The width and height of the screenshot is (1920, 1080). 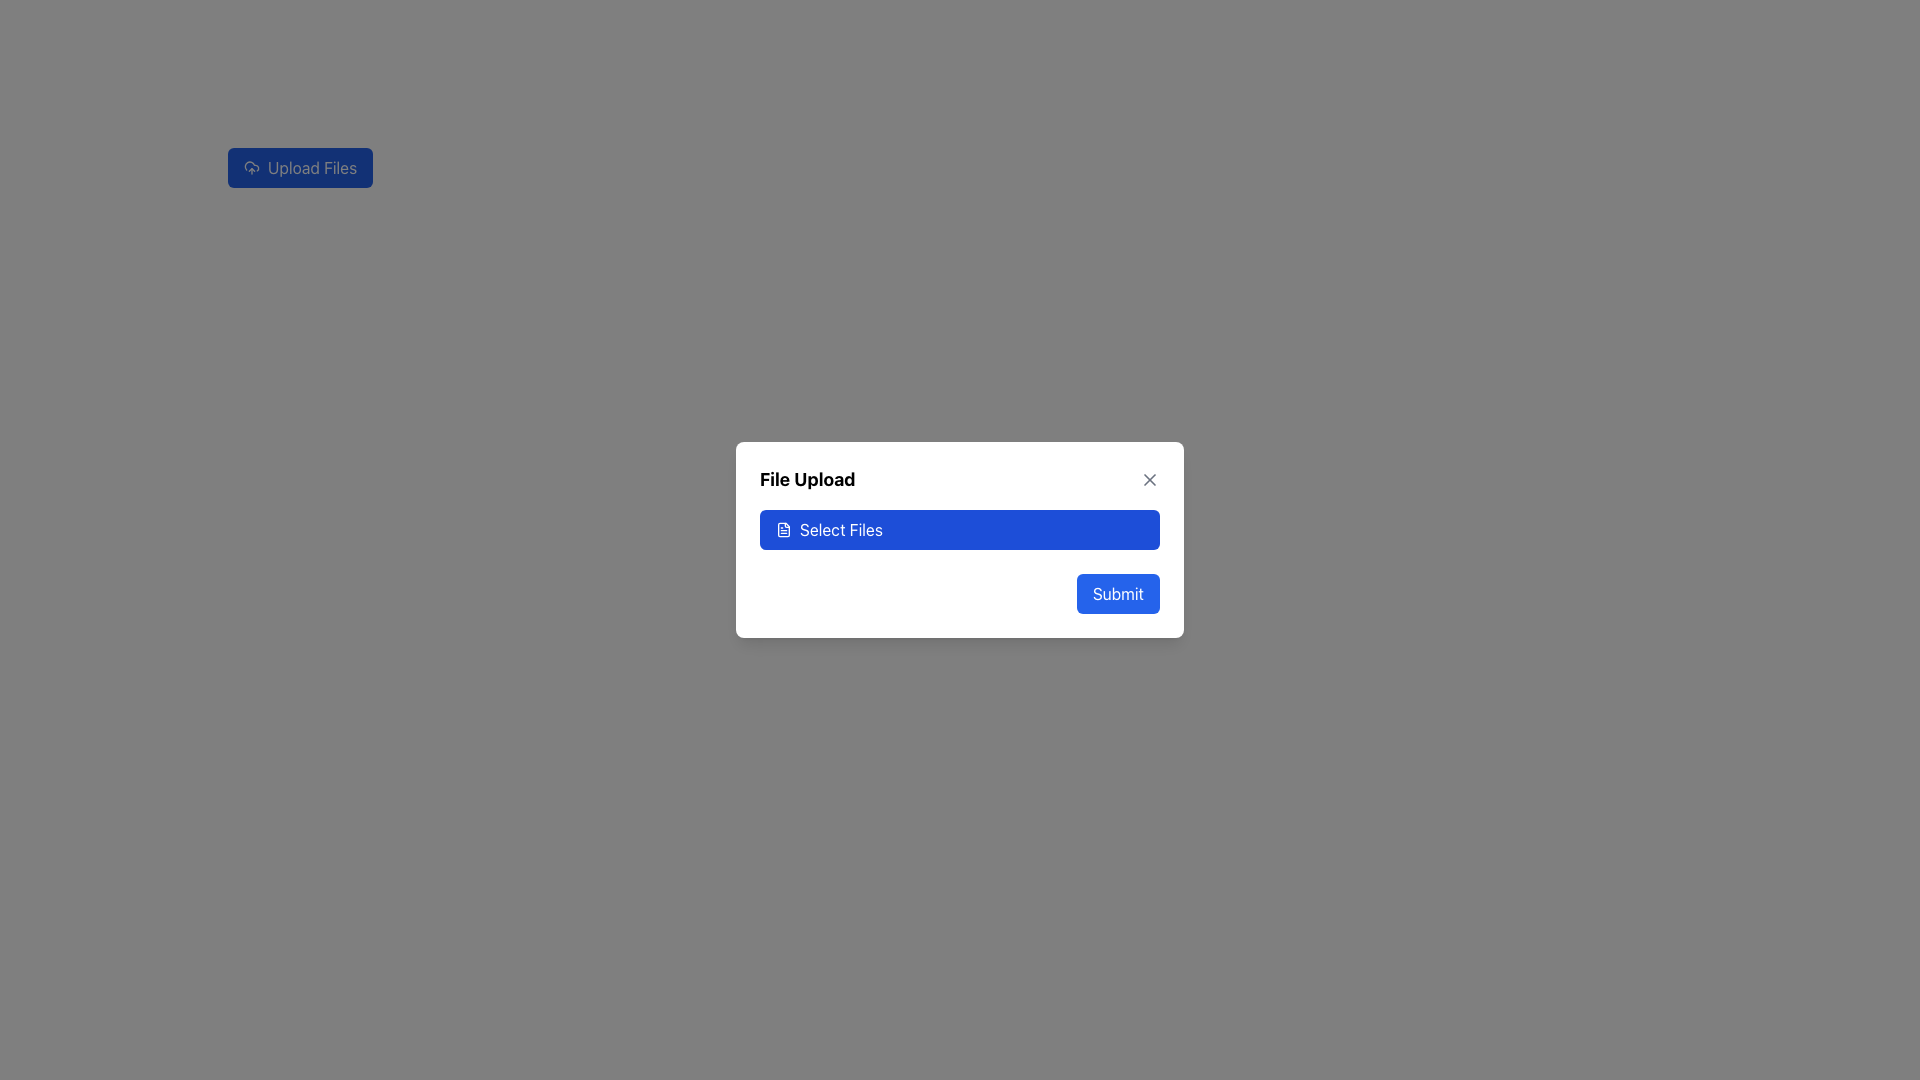 I want to click on the blue rectangular button with white rounded corners that says 'Upload Files' to initiate file upload, so click(x=299, y=167).